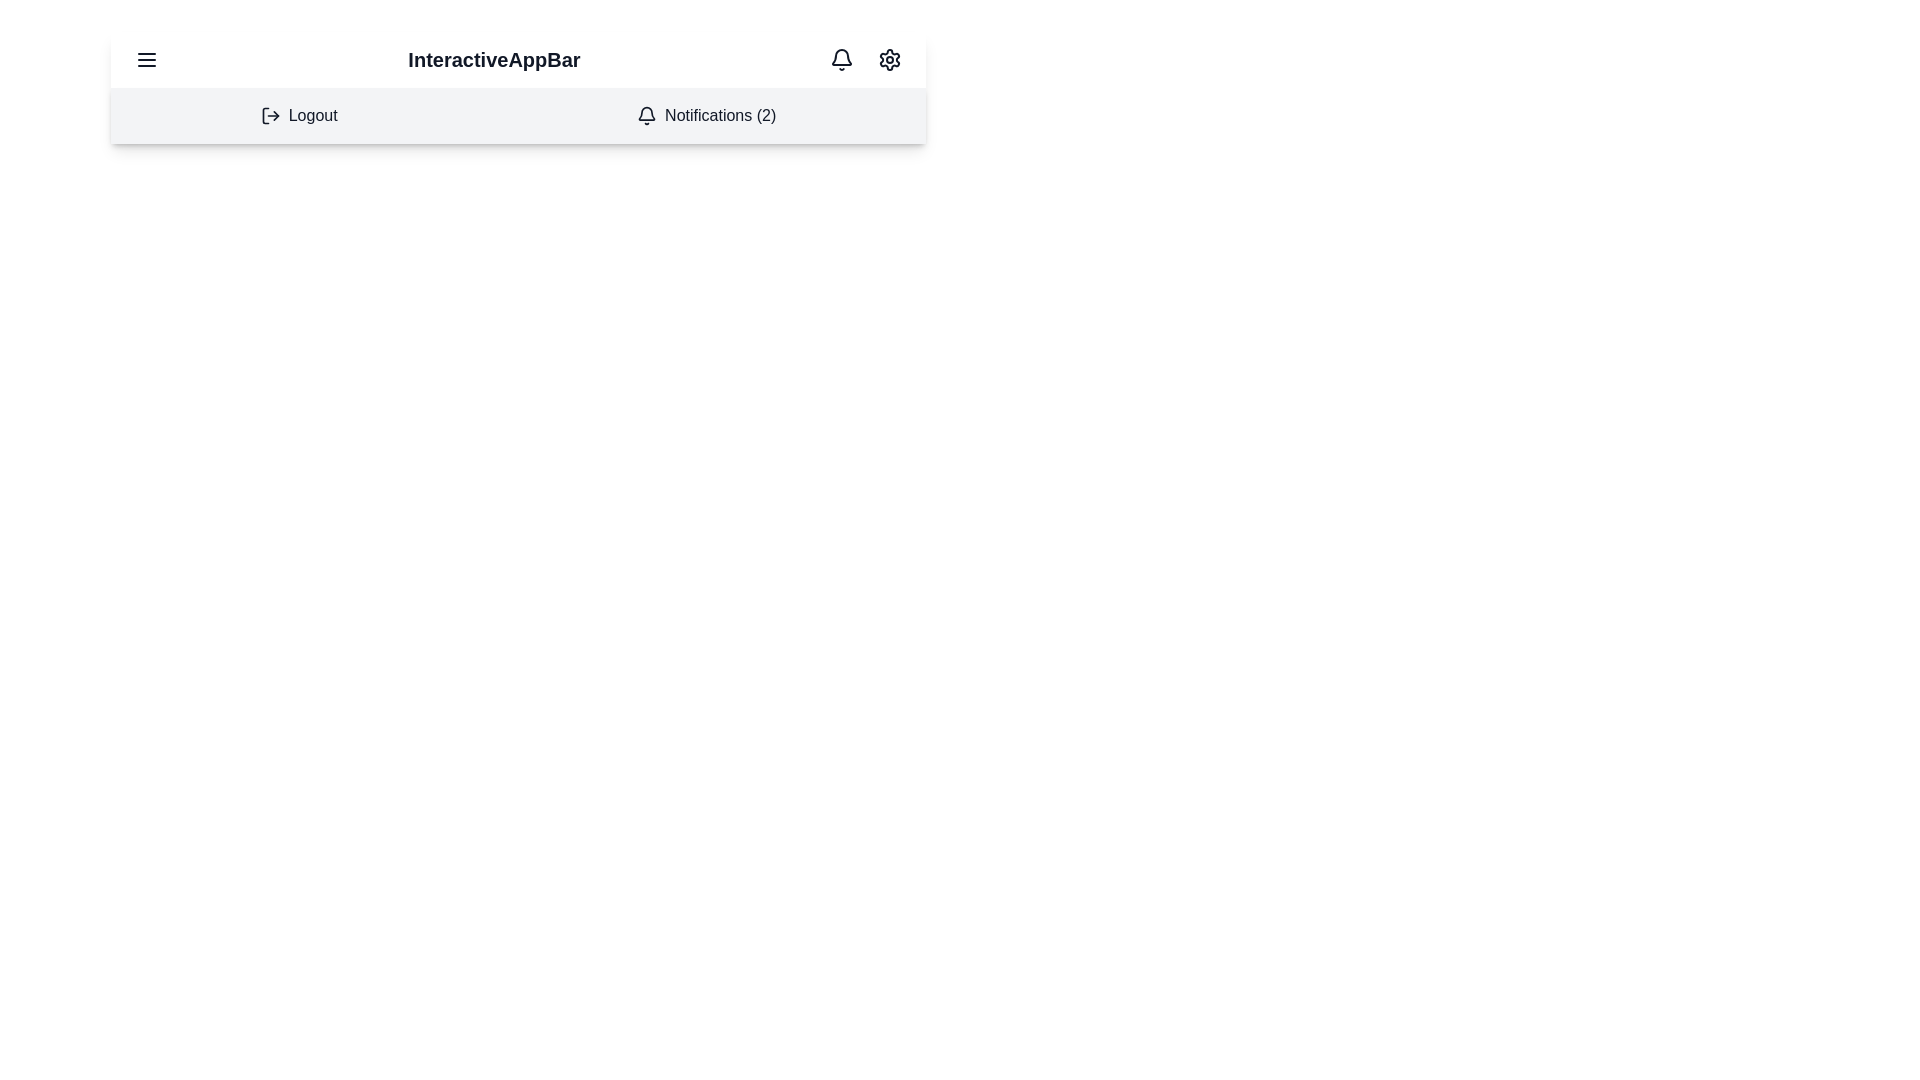 This screenshot has width=1920, height=1080. What do you see at coordinates (841, 59) in the screenshot?
I see `the bell icon to view notifications` at bounding box center [841, 59].